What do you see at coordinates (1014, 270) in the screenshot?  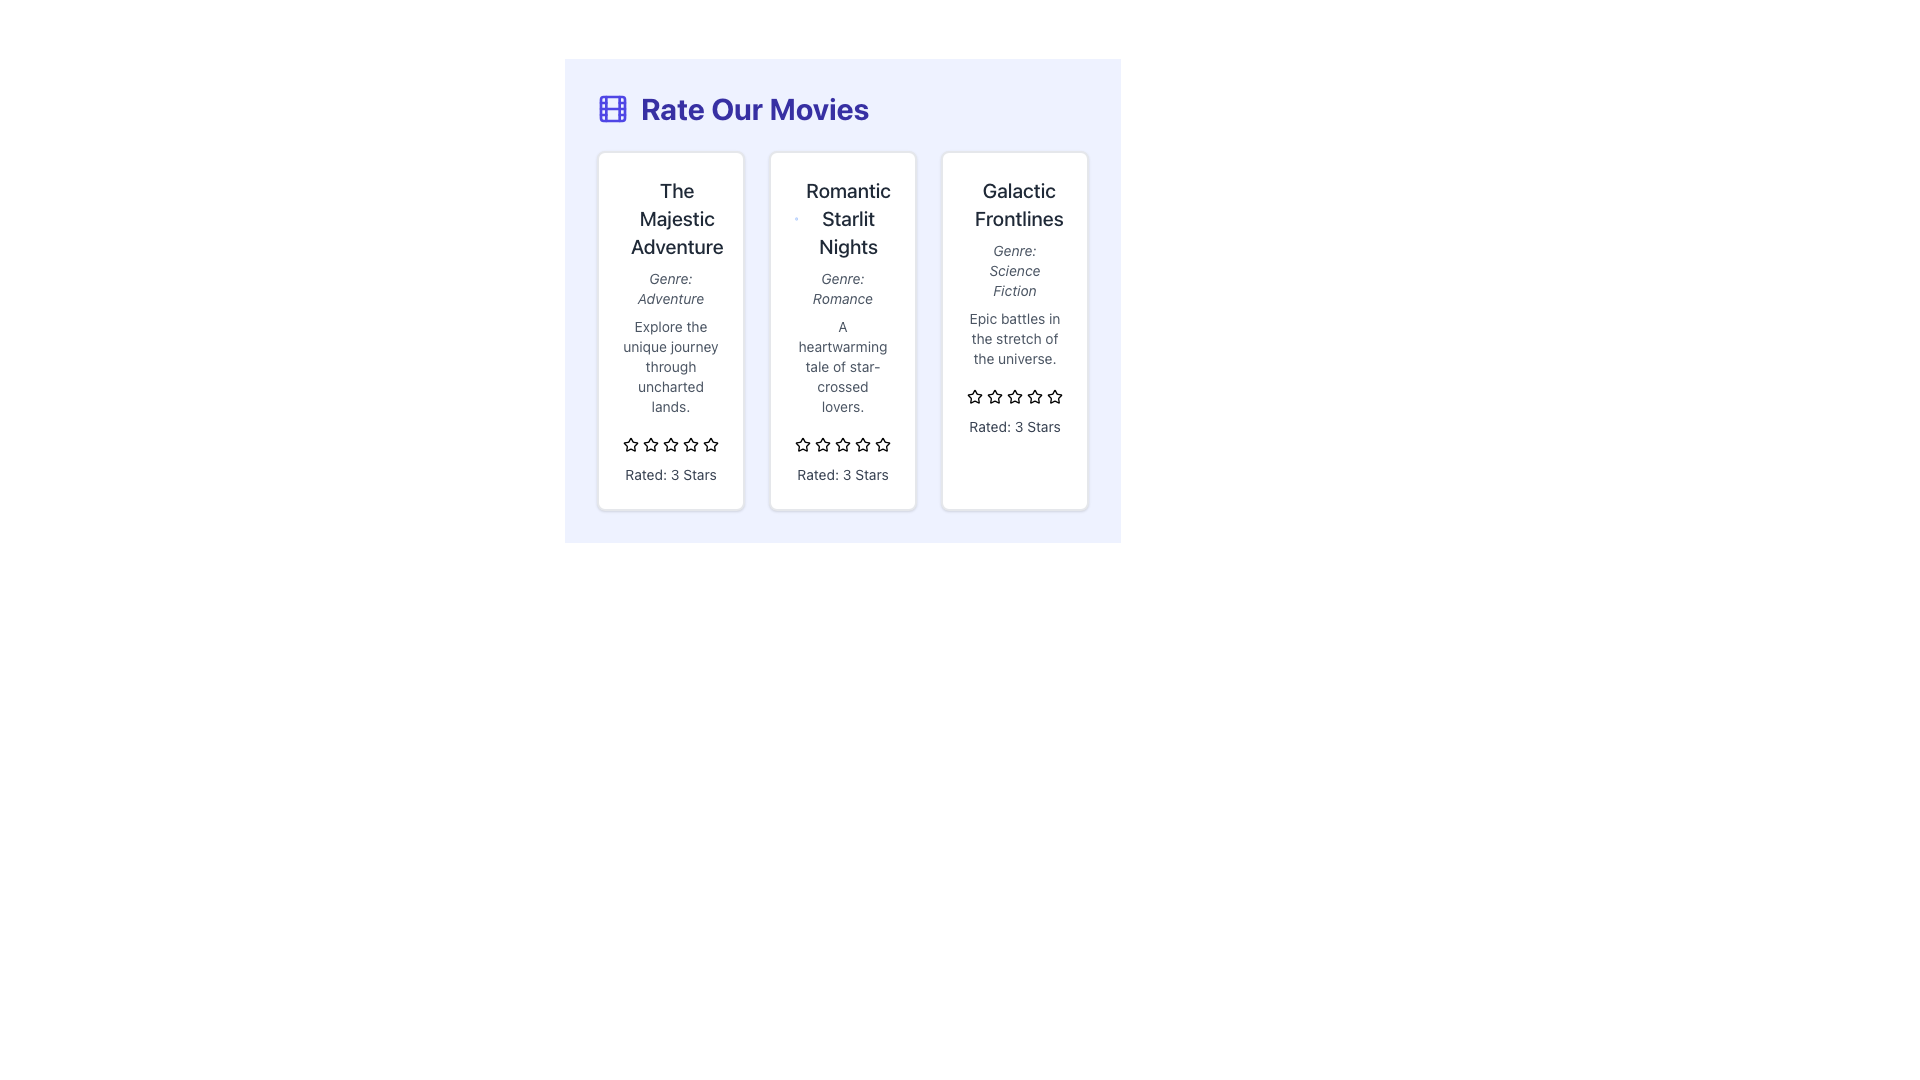 I see `genre information displayed in the text label located under the main title 'Galactic Frontlines' in the second block of text within the card` at bounding box center [1014, 270].